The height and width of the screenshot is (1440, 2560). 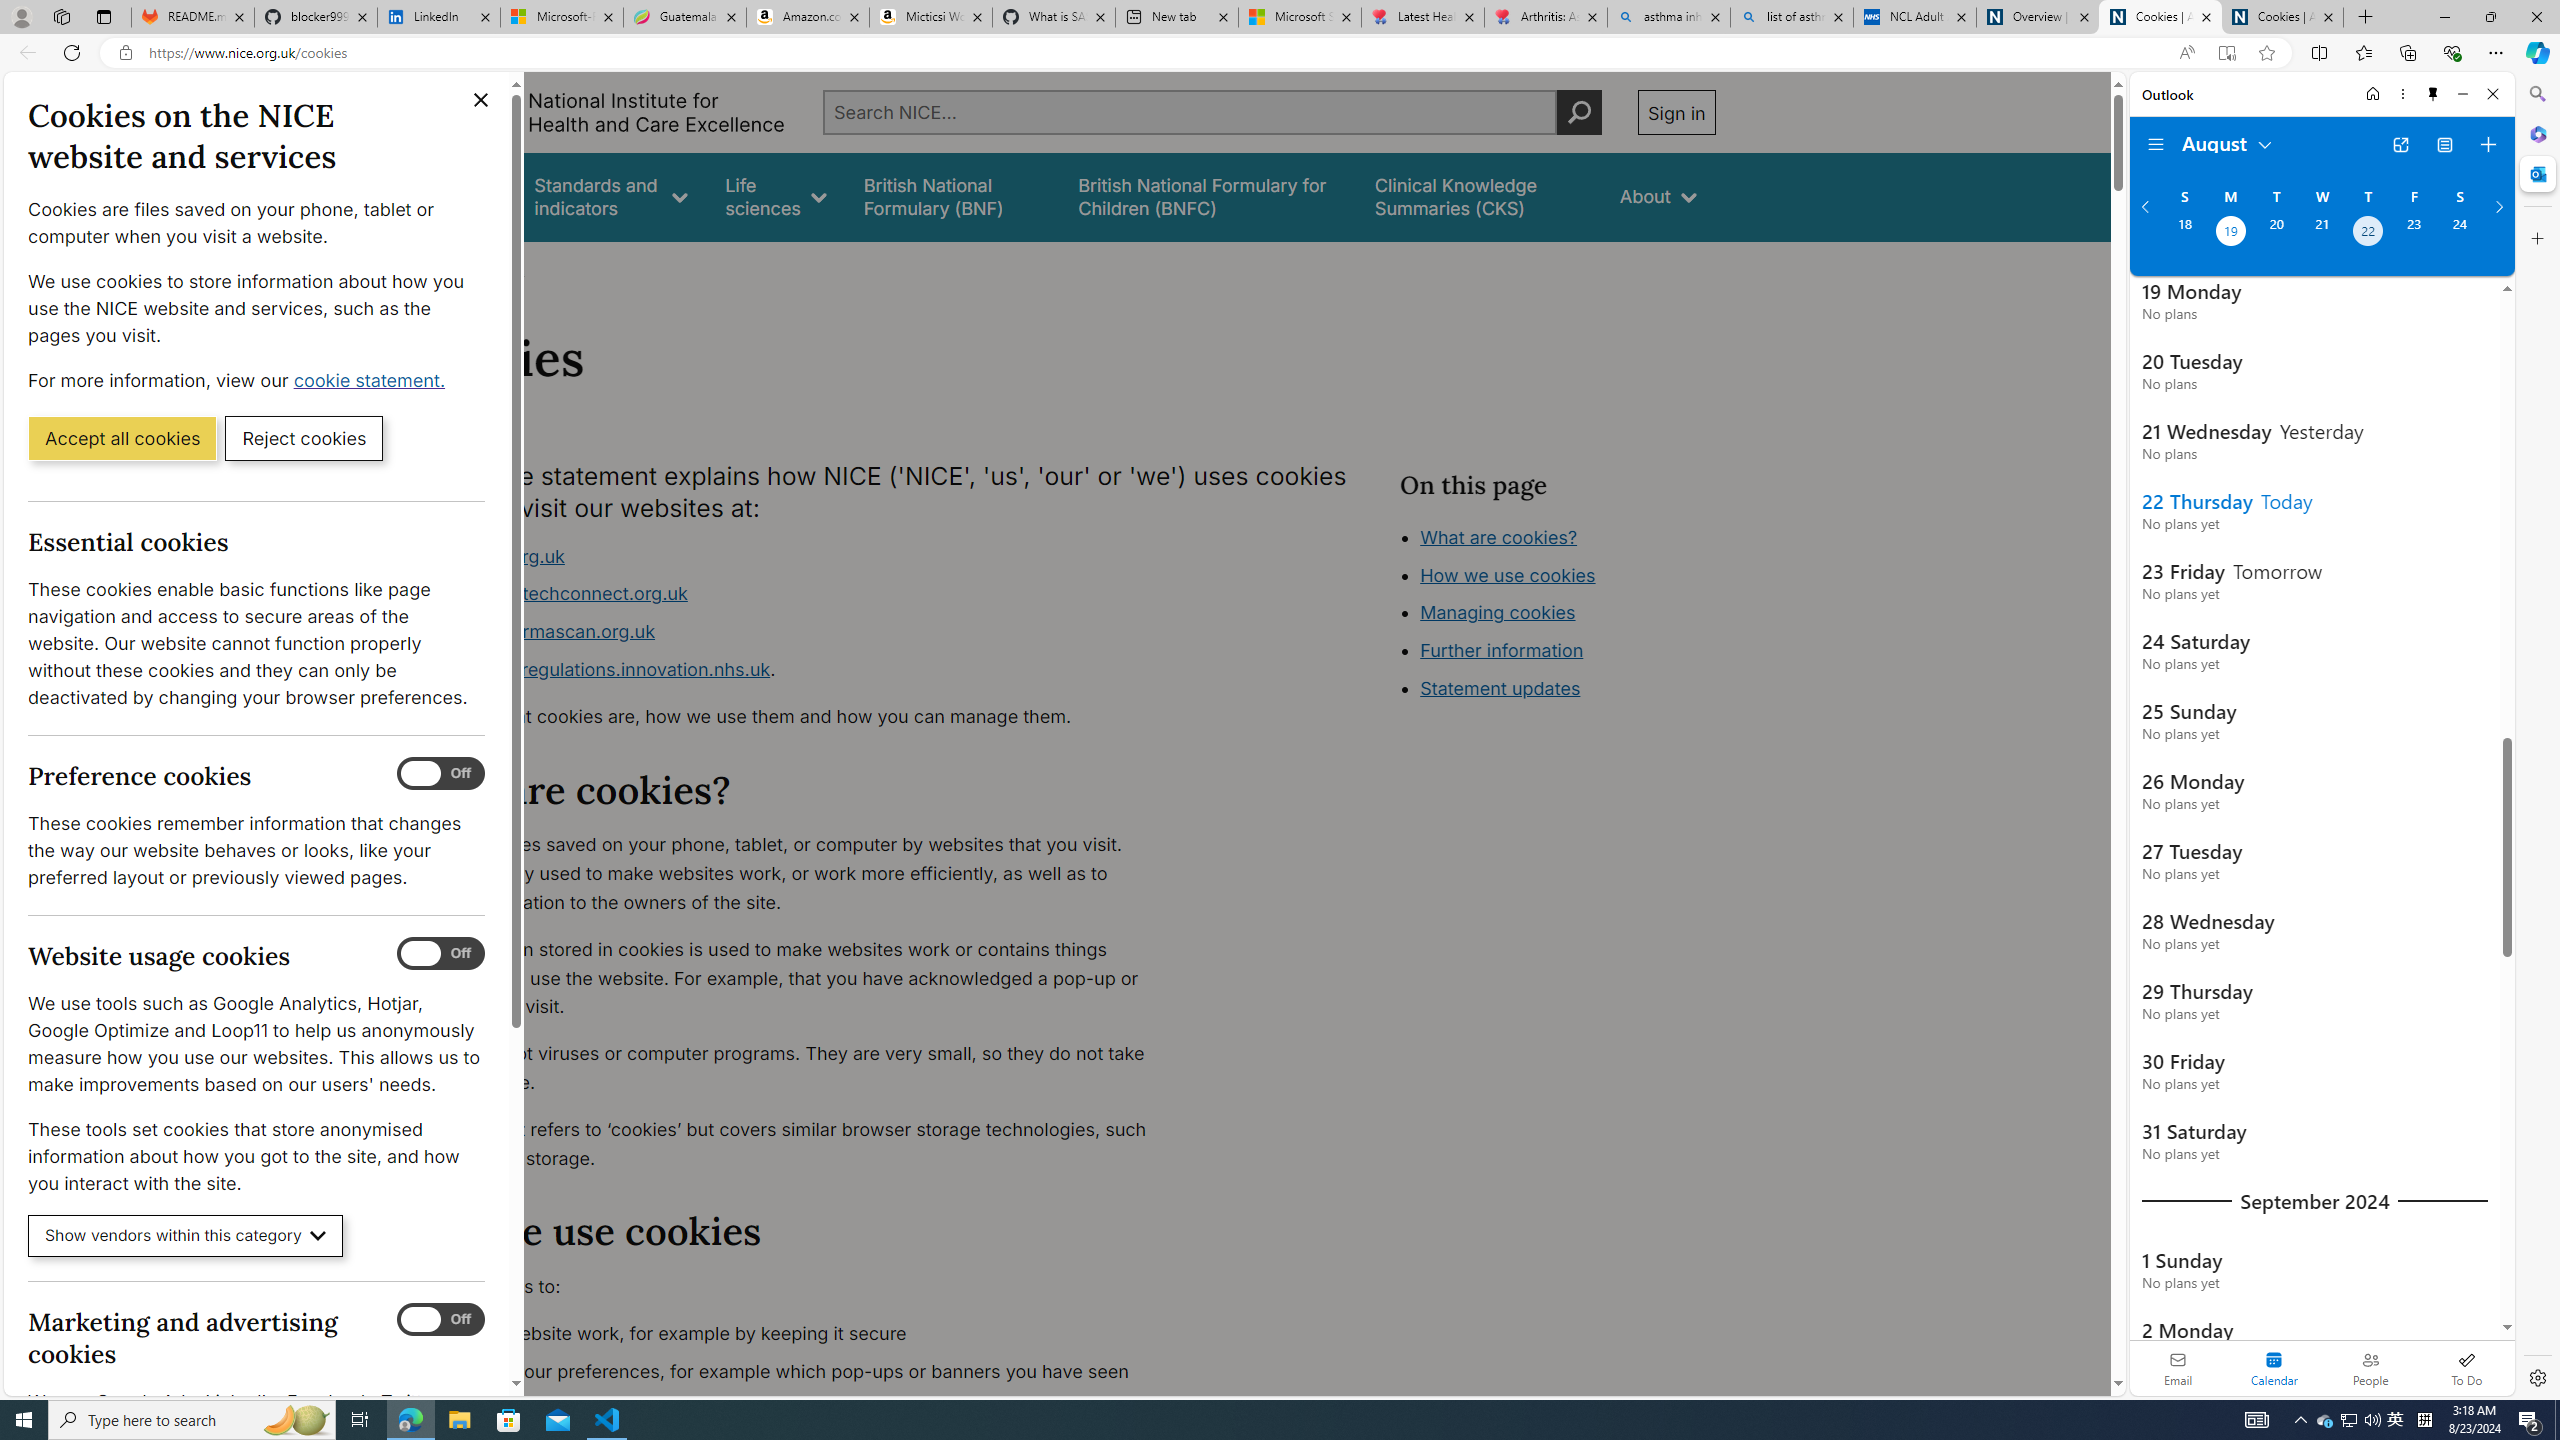 I want to click on 'Close cookie banner', so click(x=481, y=99).